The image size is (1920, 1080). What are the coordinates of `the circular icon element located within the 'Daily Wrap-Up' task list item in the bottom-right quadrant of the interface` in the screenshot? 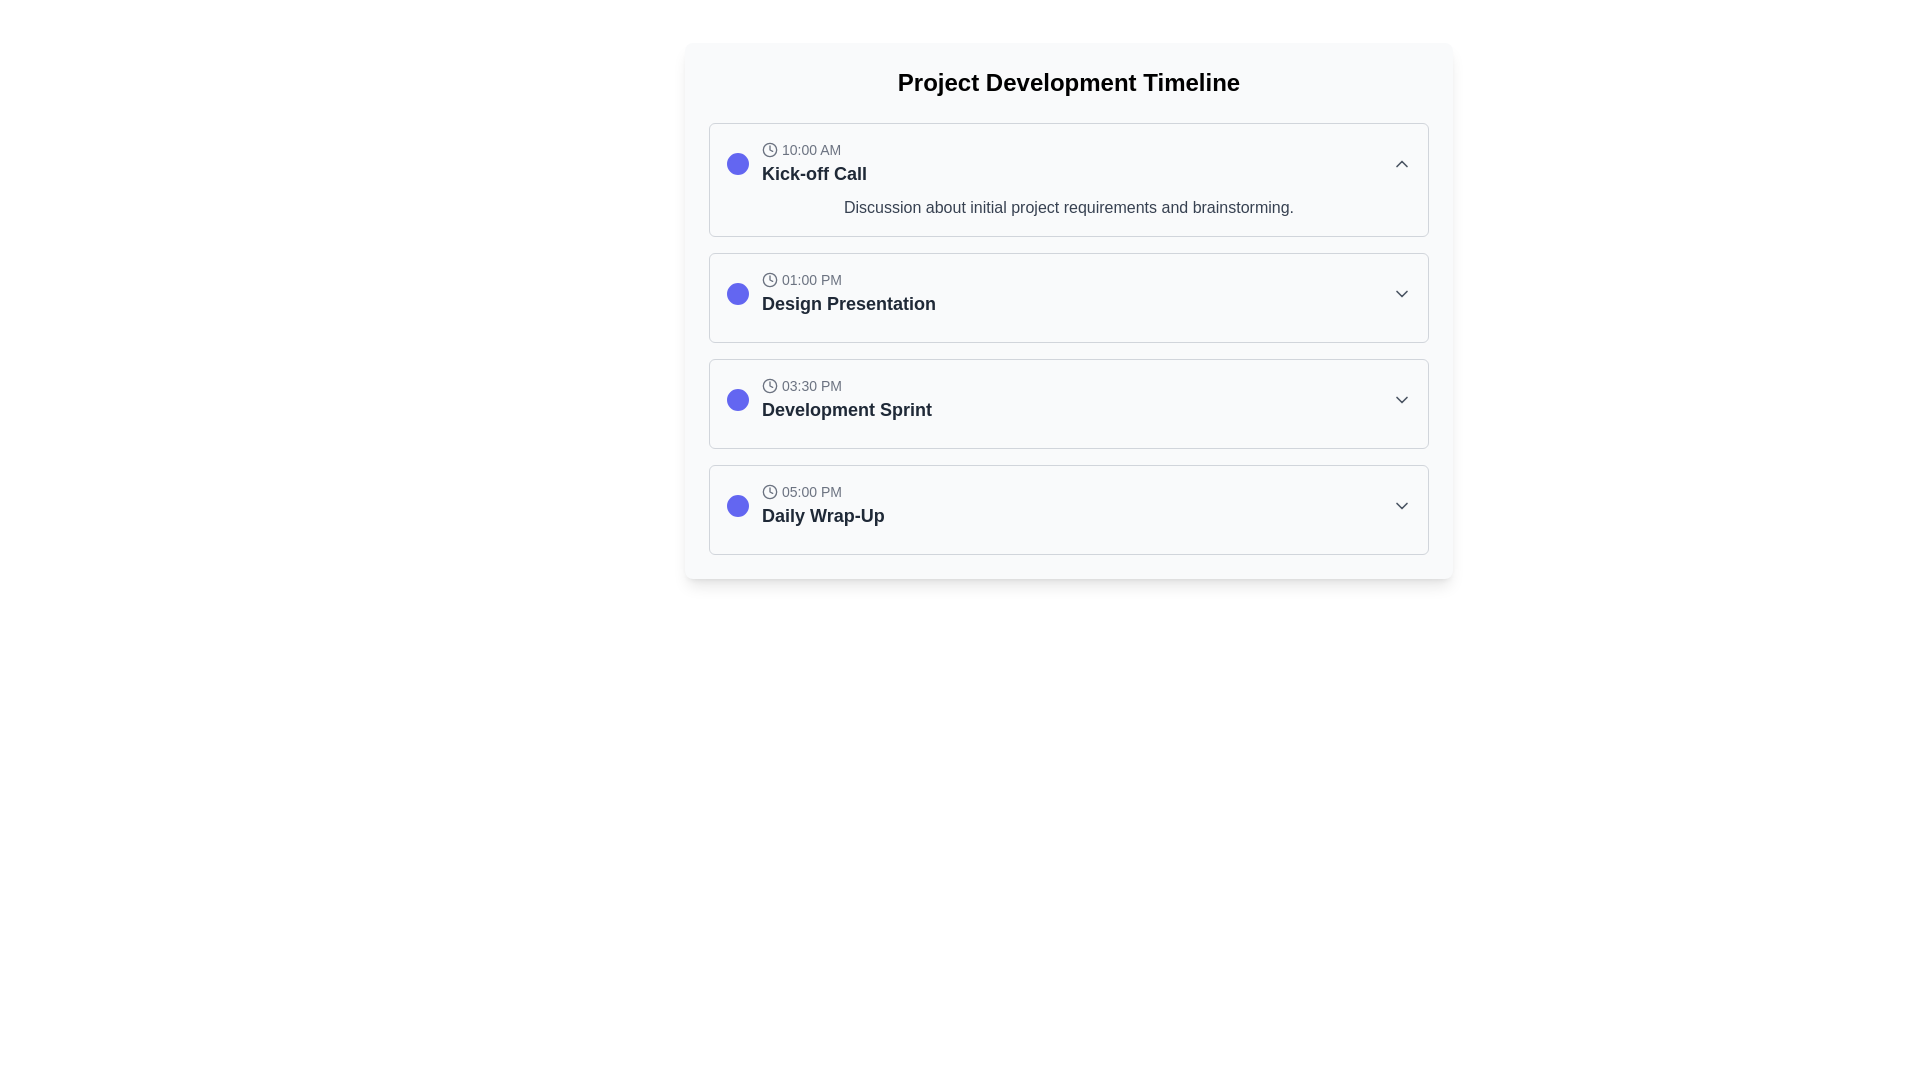 It's located at (737, 504).